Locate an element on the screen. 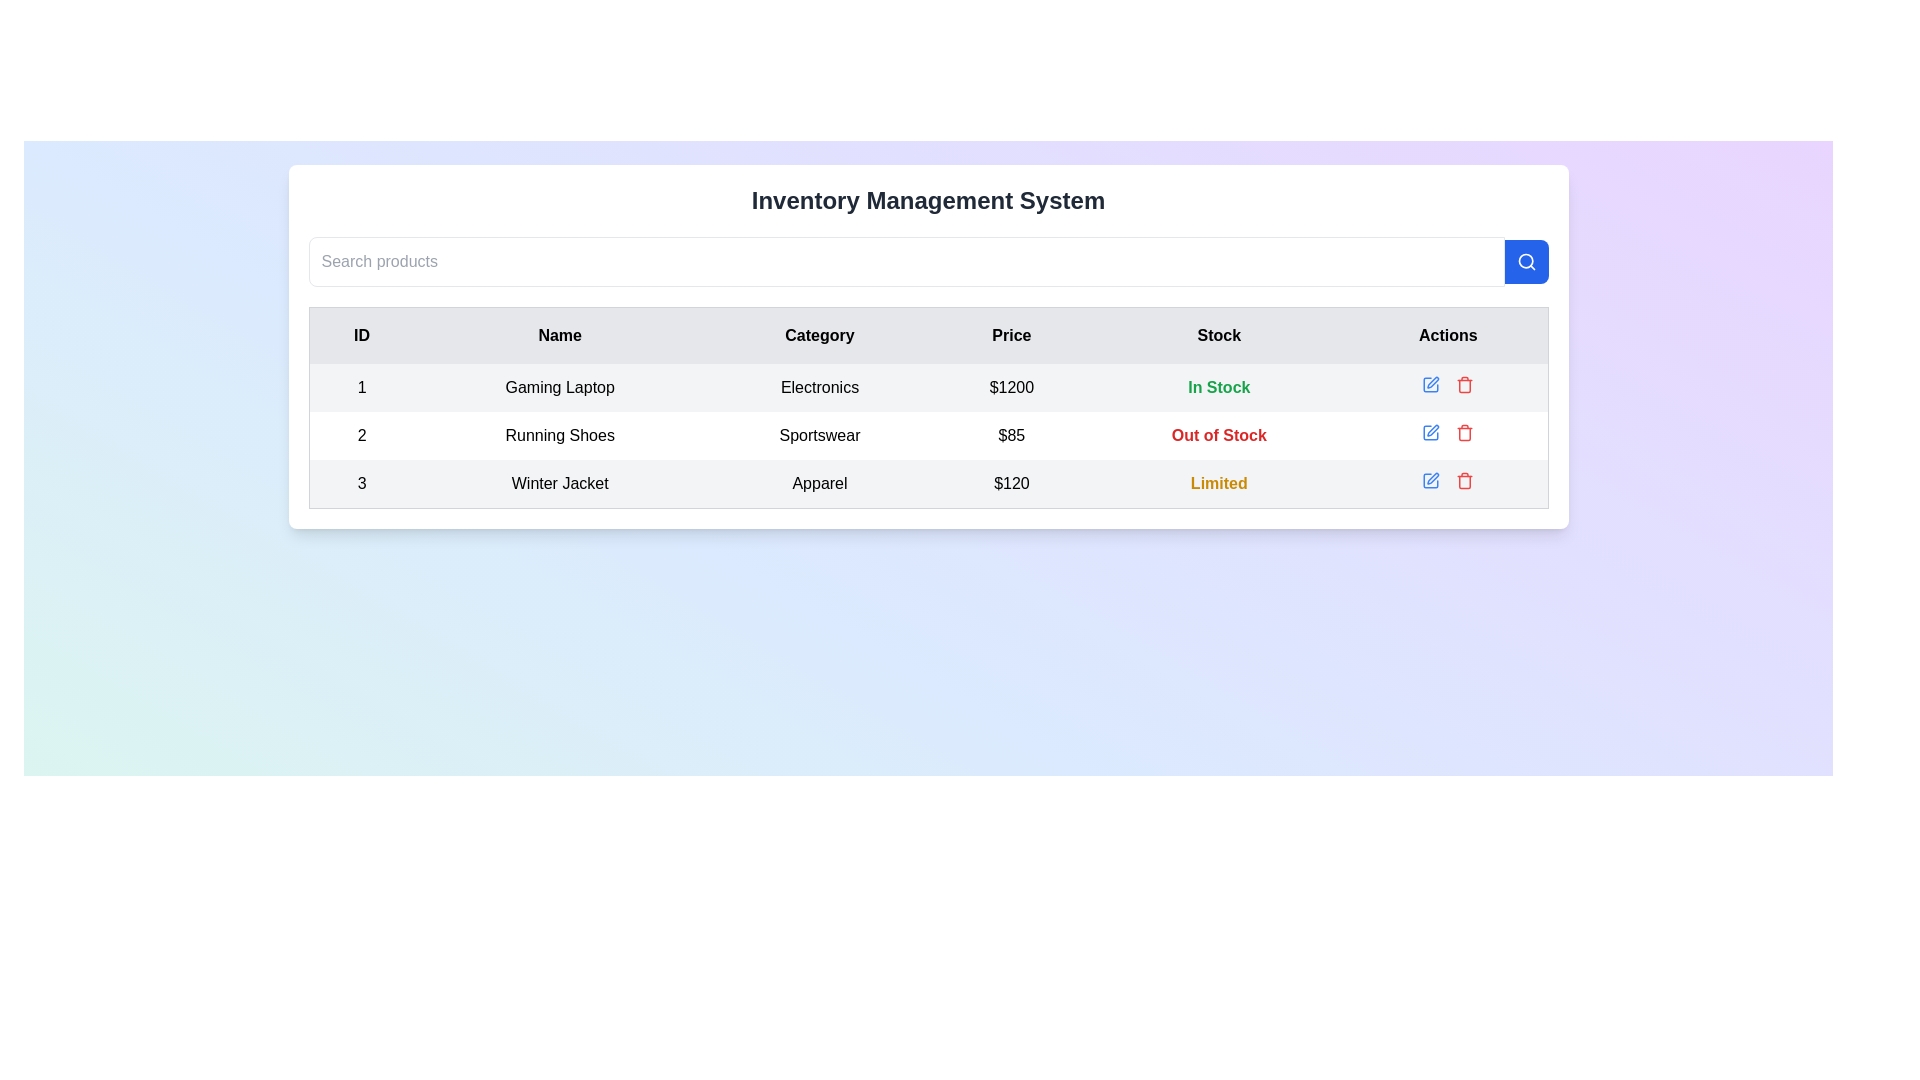  text content of the large, bold text label displaying 'Inventory Management System' at the top of the content area is located at coordinates (927, 200).